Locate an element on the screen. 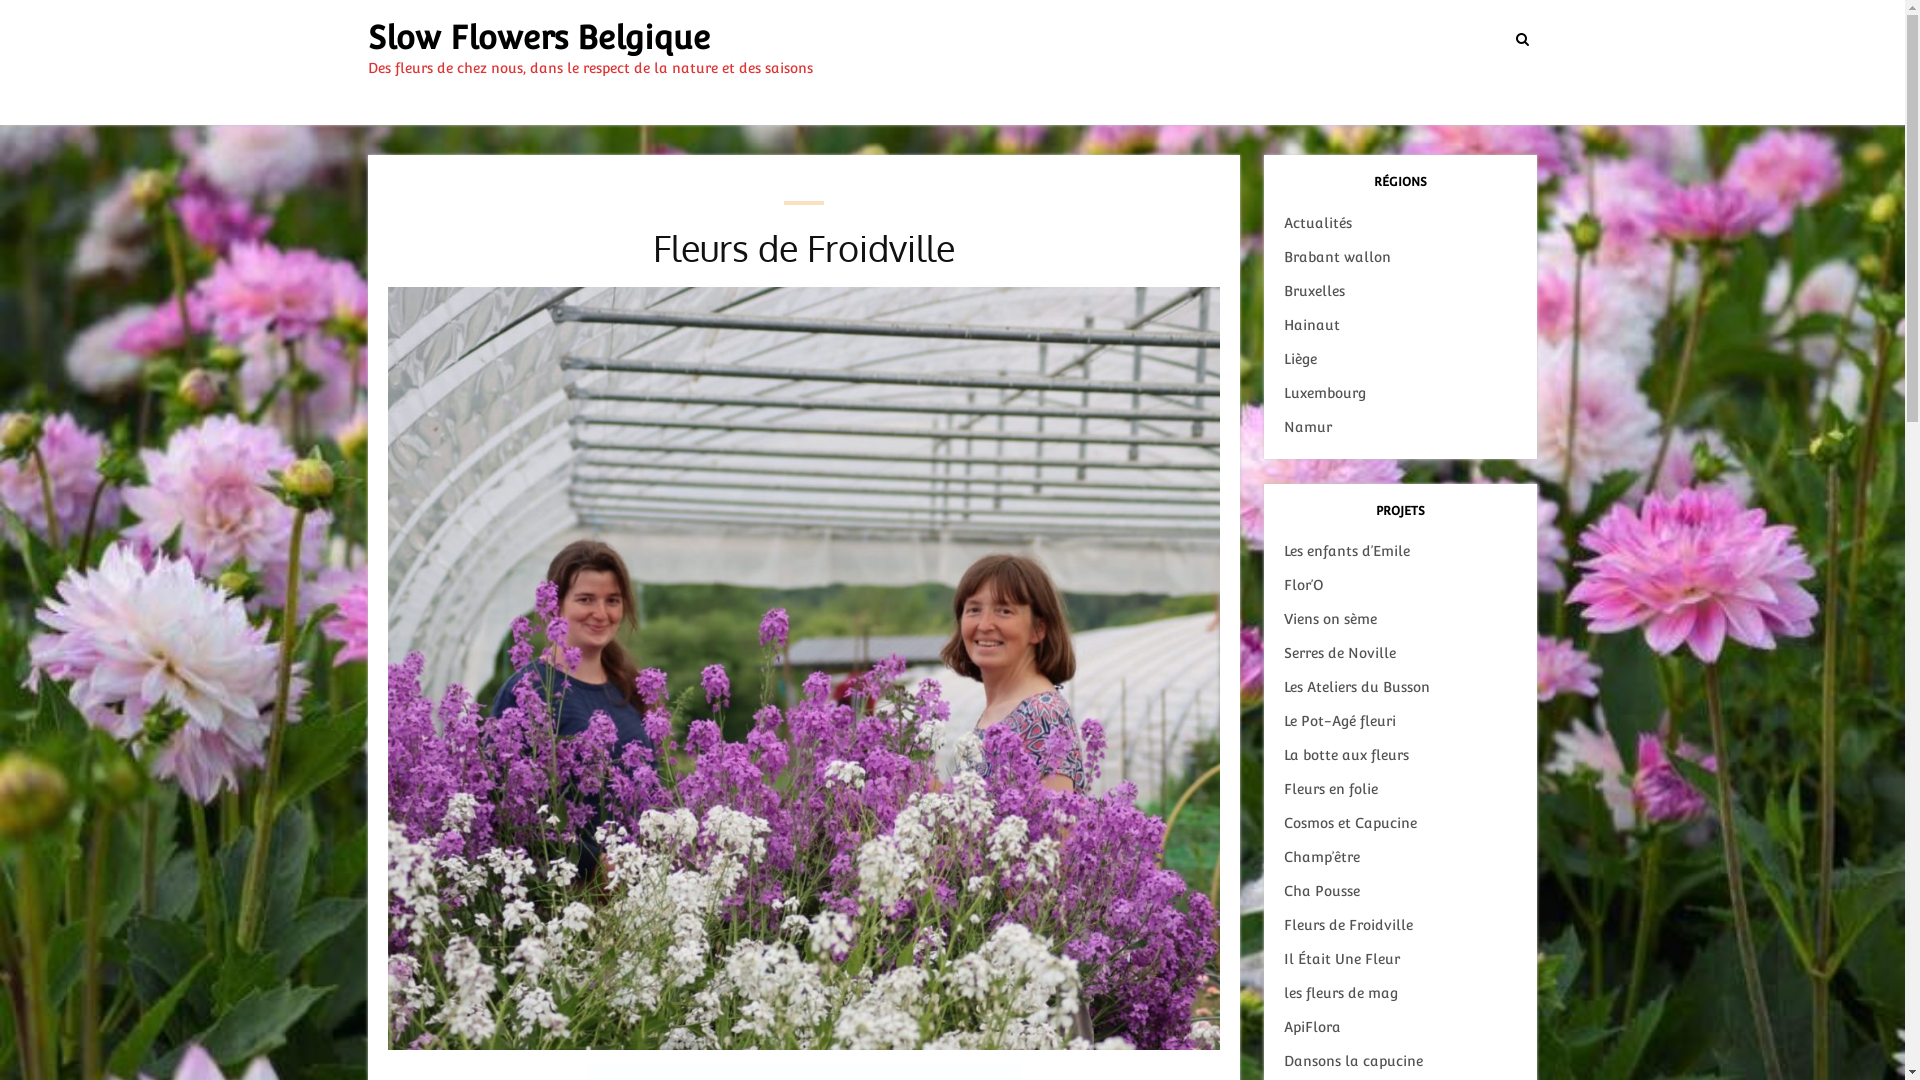 The height and width of the screenshot is (1080, 1920). 'Serres de Noville' is located at coordinates (1339, 652).